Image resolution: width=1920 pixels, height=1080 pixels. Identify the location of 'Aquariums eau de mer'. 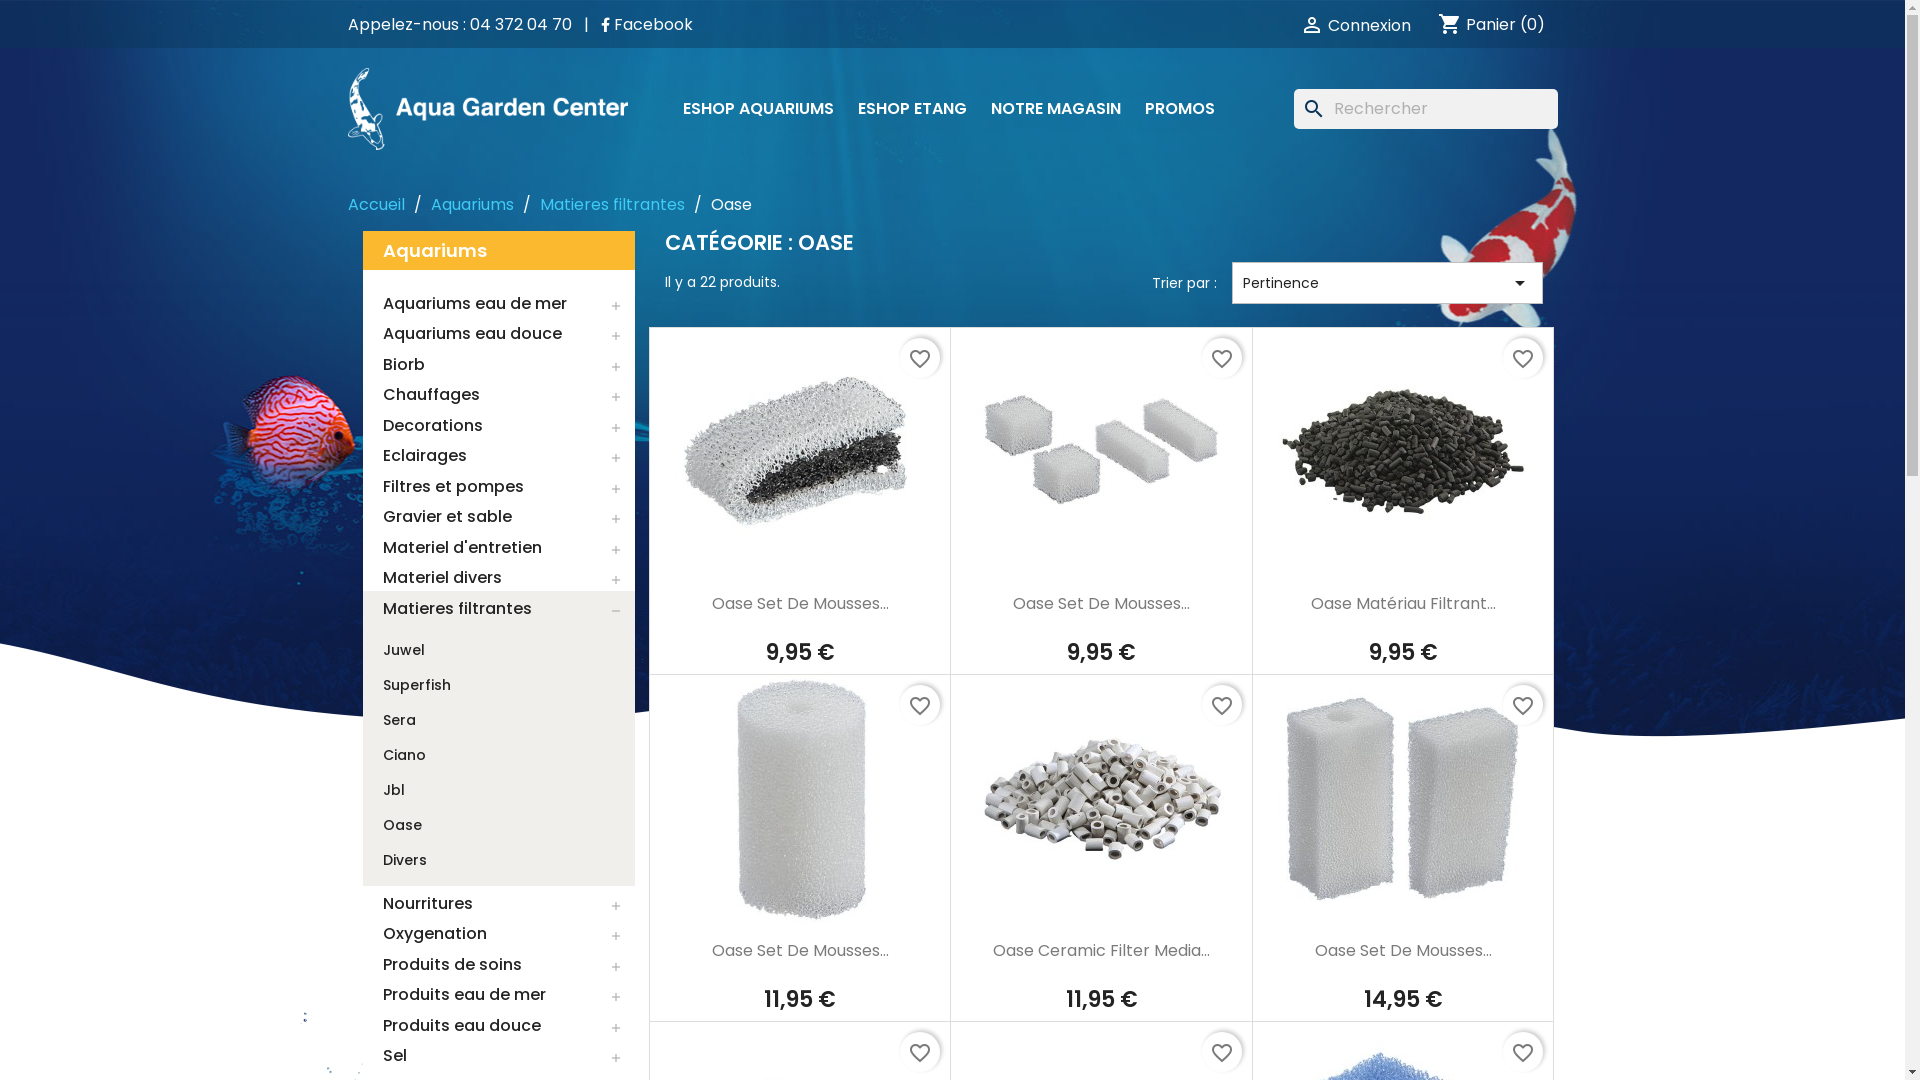
(498, 304).